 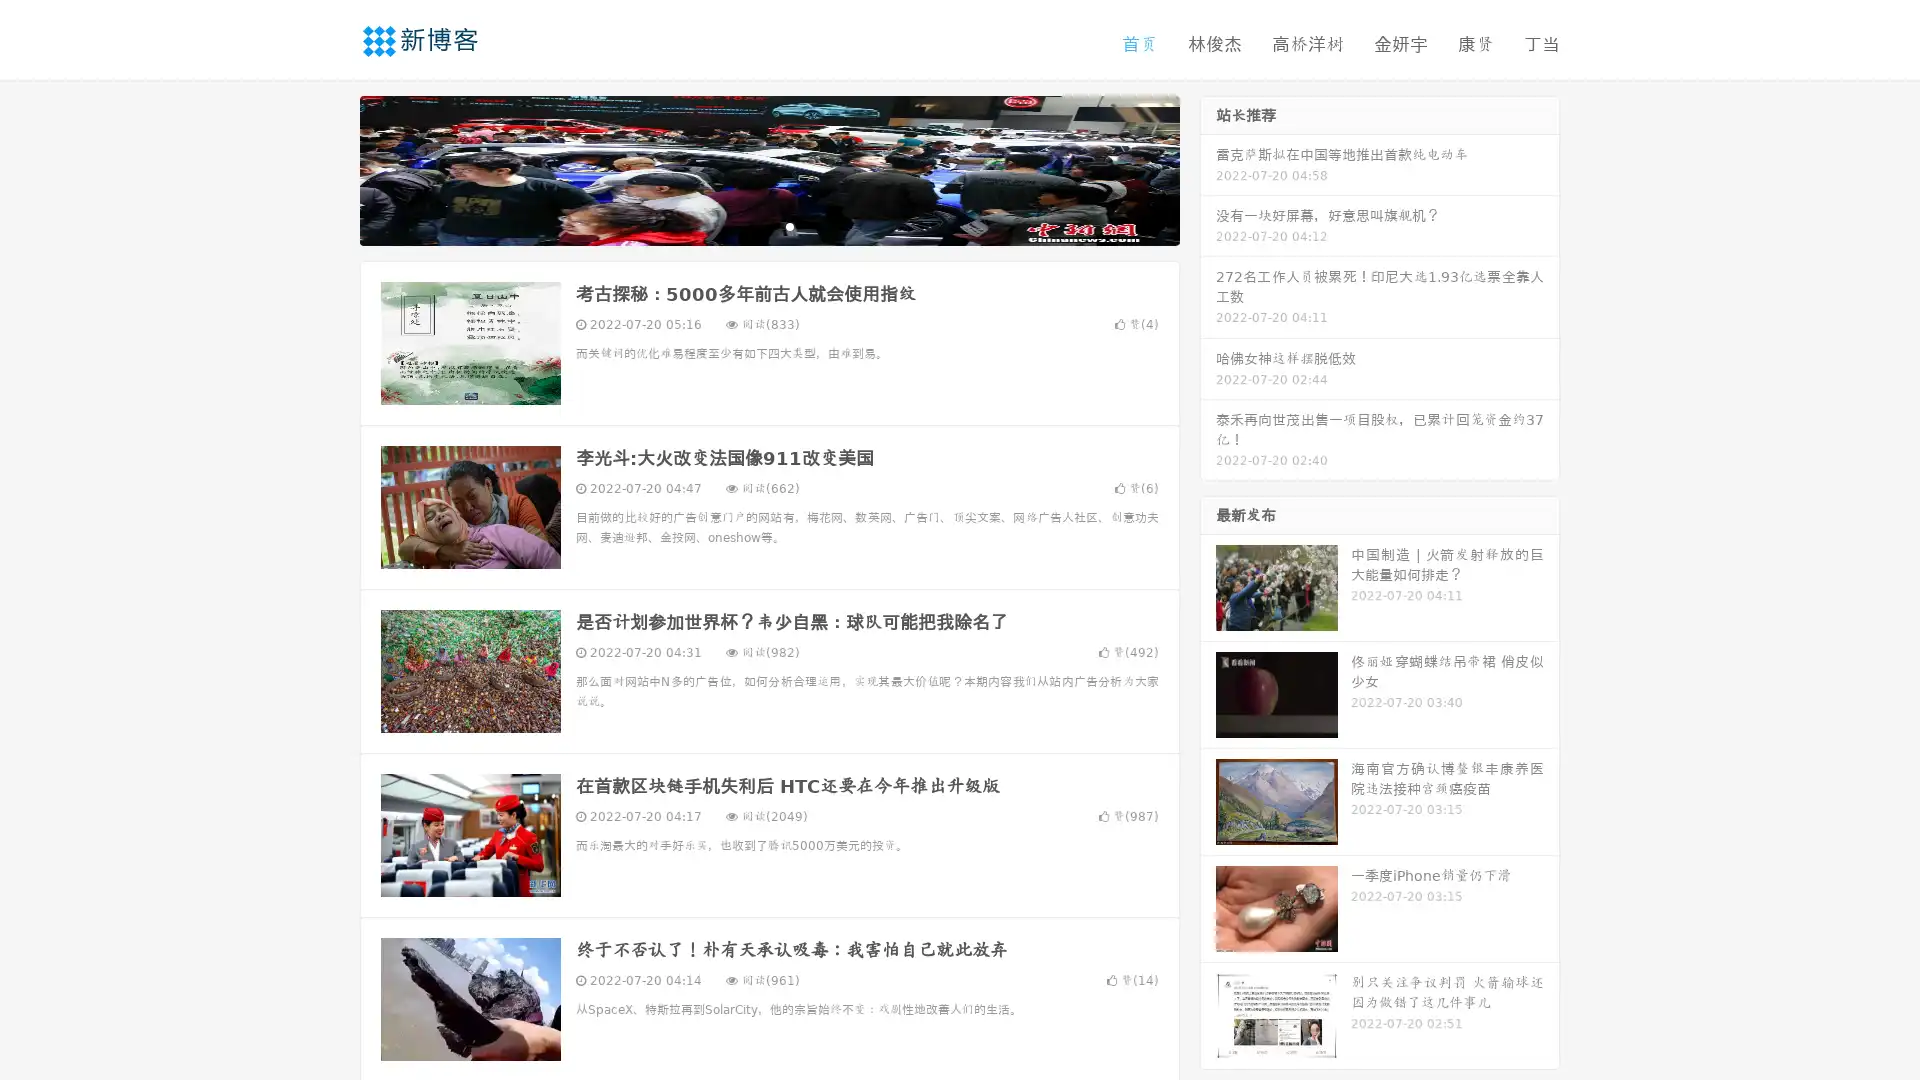 What do you see at coordinates (748, 225) in the screenshot?
I see `Go to slide 1` at bounding box center [748, 225].